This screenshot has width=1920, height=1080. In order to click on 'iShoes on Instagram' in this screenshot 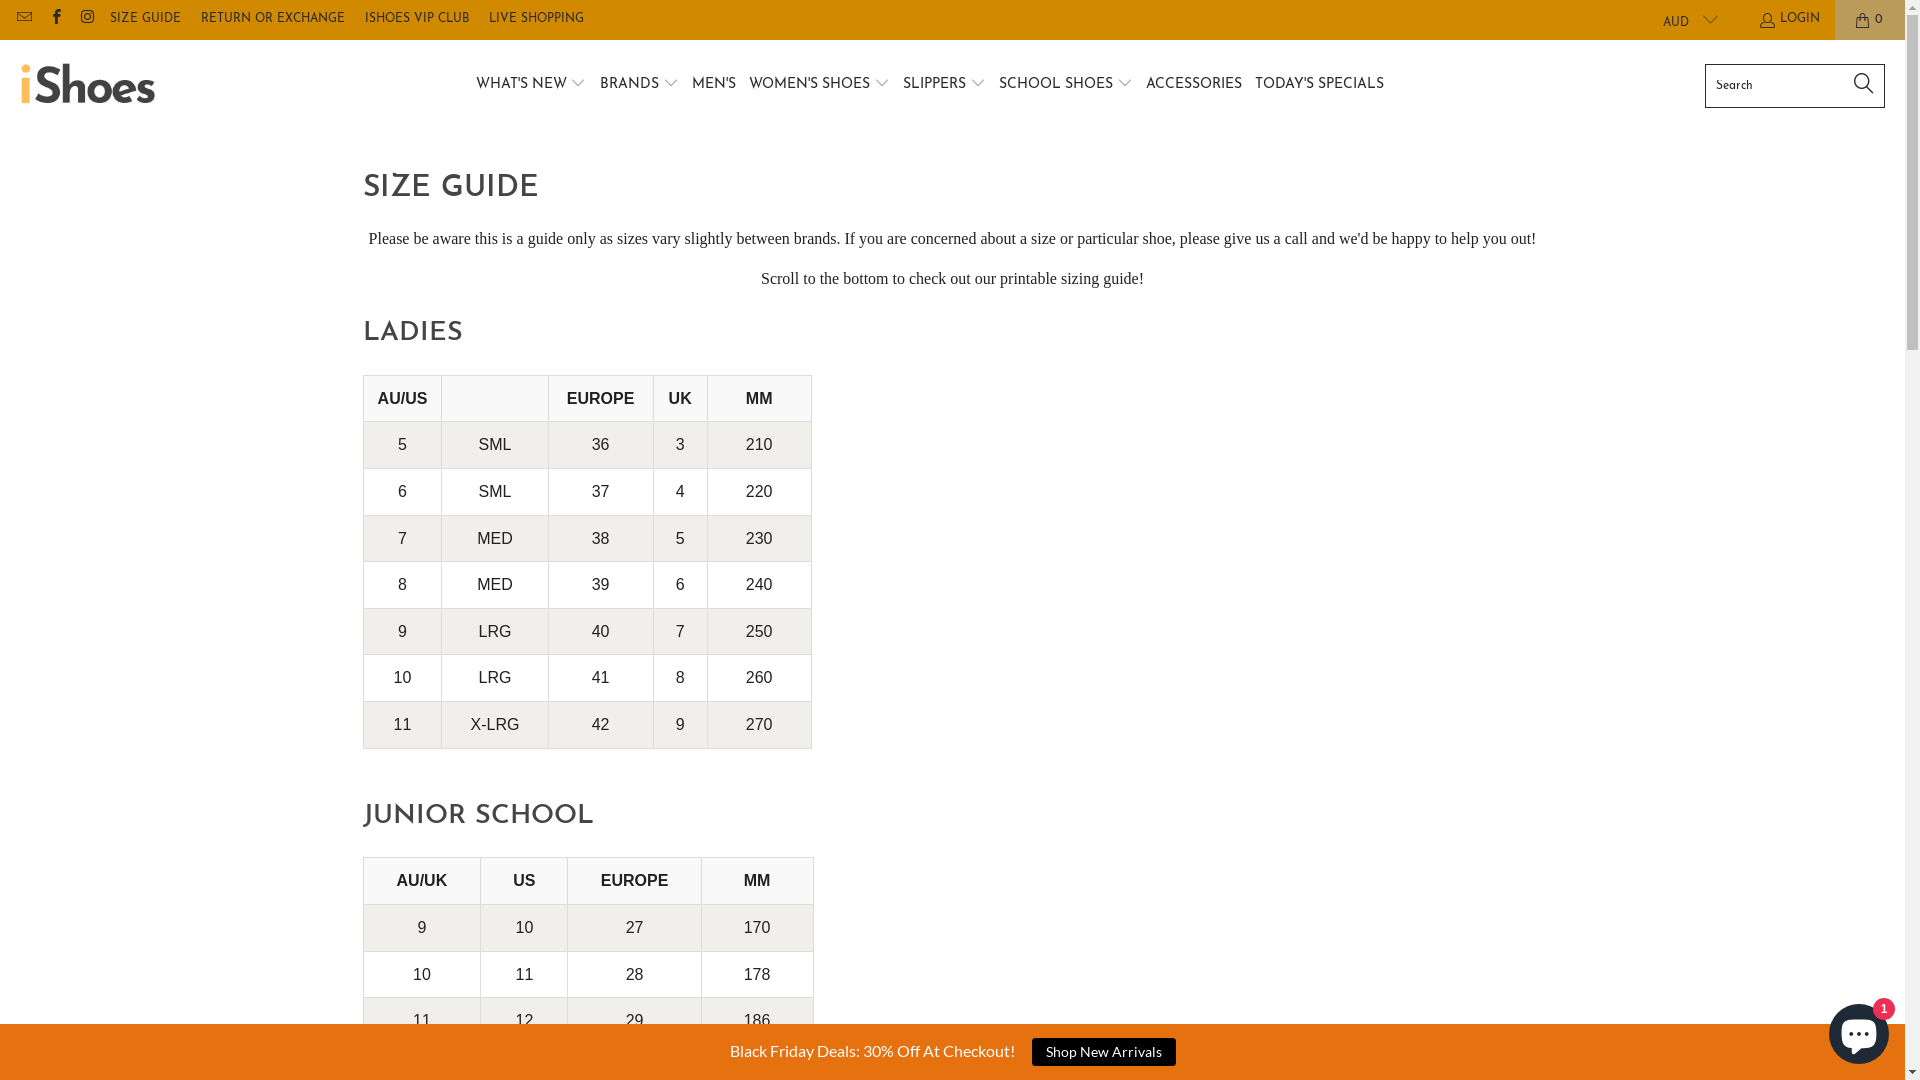, I will do `click(85, 19)`.